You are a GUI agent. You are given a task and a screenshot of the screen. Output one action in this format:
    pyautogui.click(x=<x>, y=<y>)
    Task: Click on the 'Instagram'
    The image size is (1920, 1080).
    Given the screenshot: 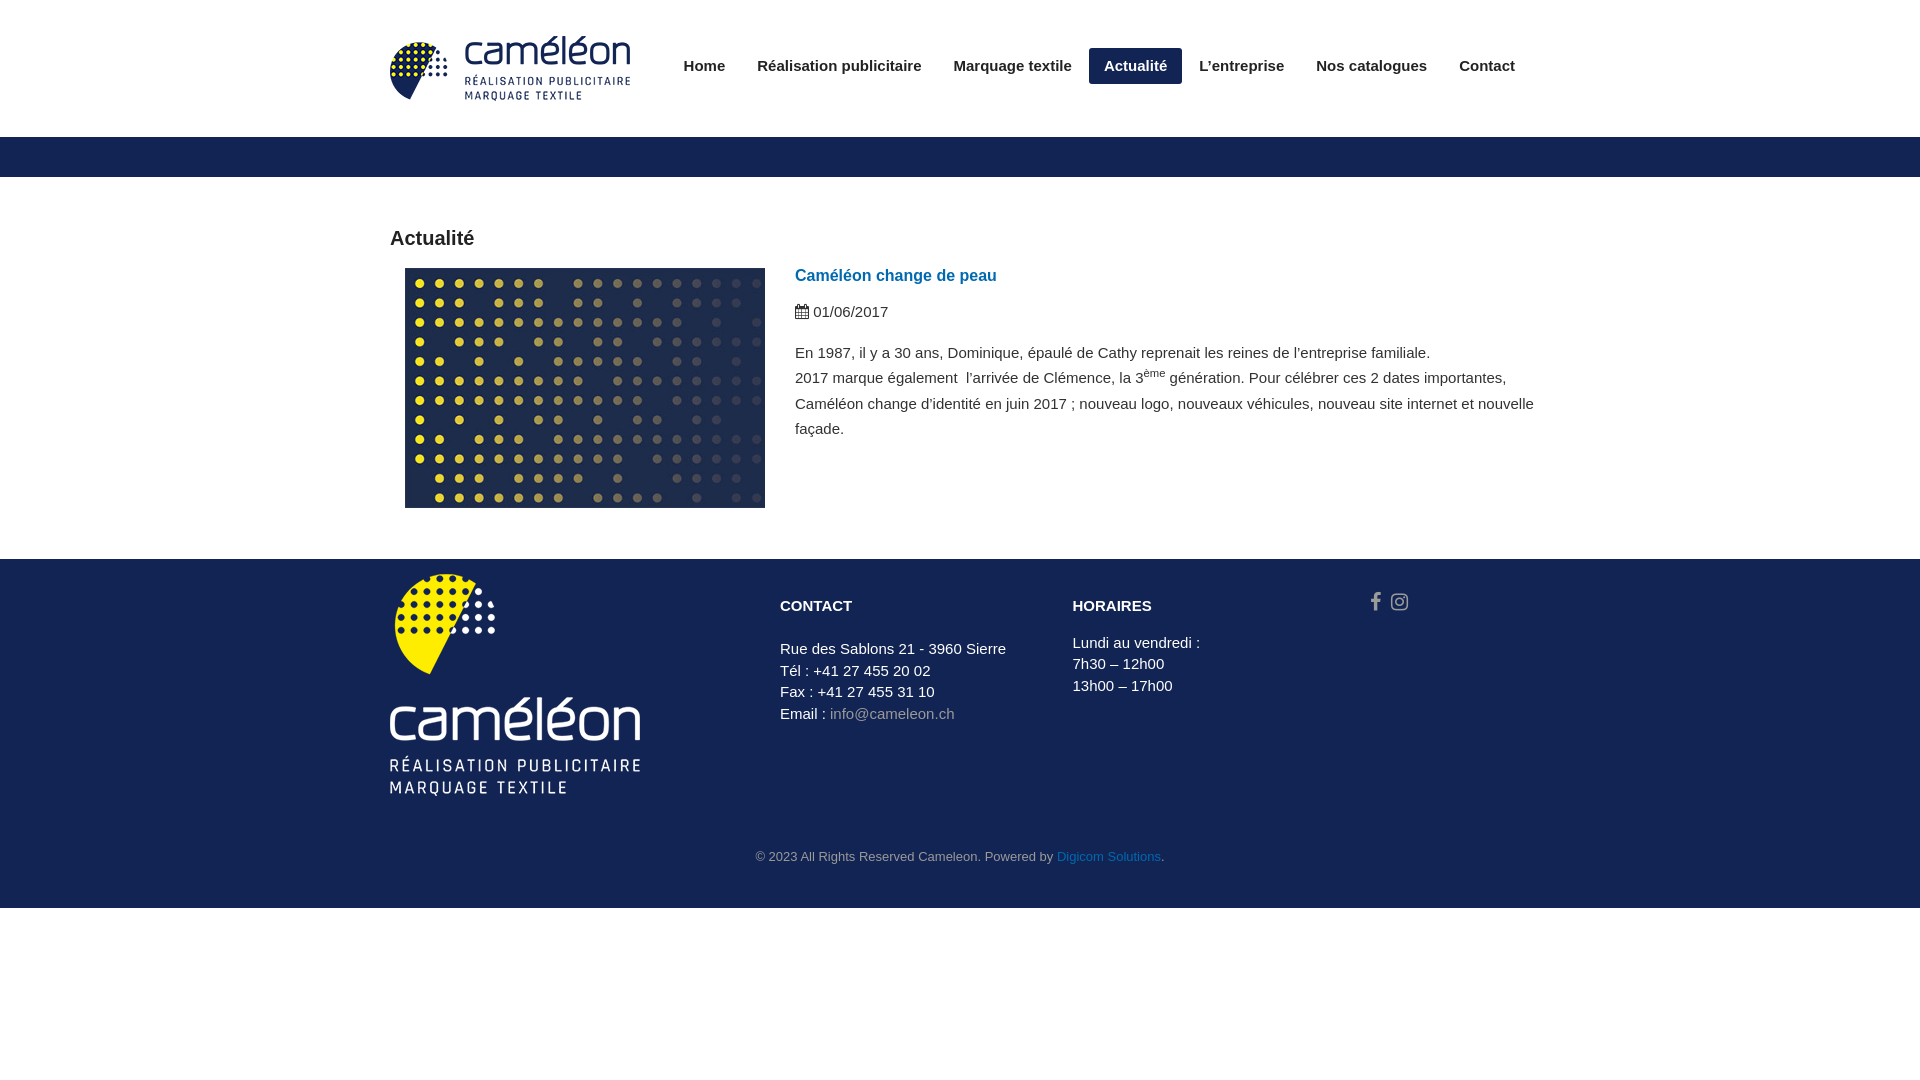 What is the action you would take?
    pyautogui.click(x=1398, y=601)
    